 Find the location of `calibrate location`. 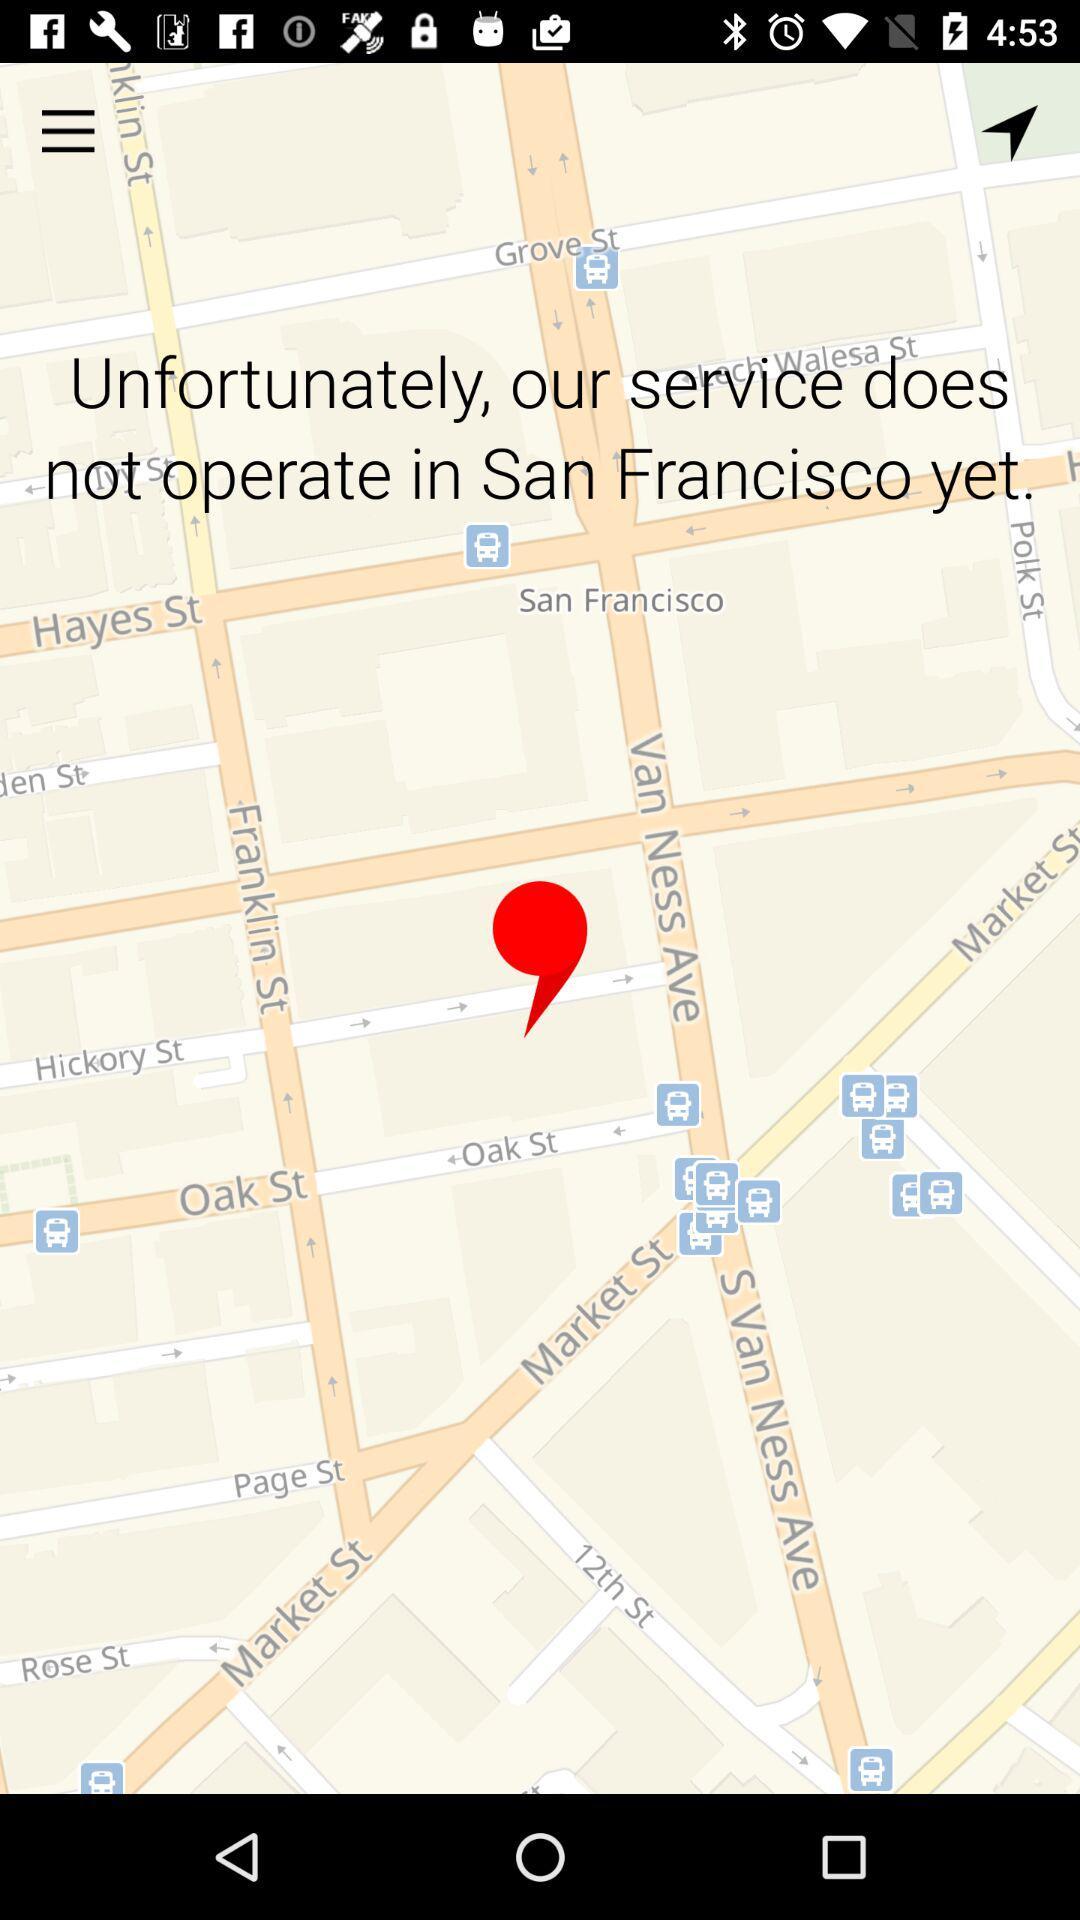

calibrate location is located at coordinates (1009, 132).